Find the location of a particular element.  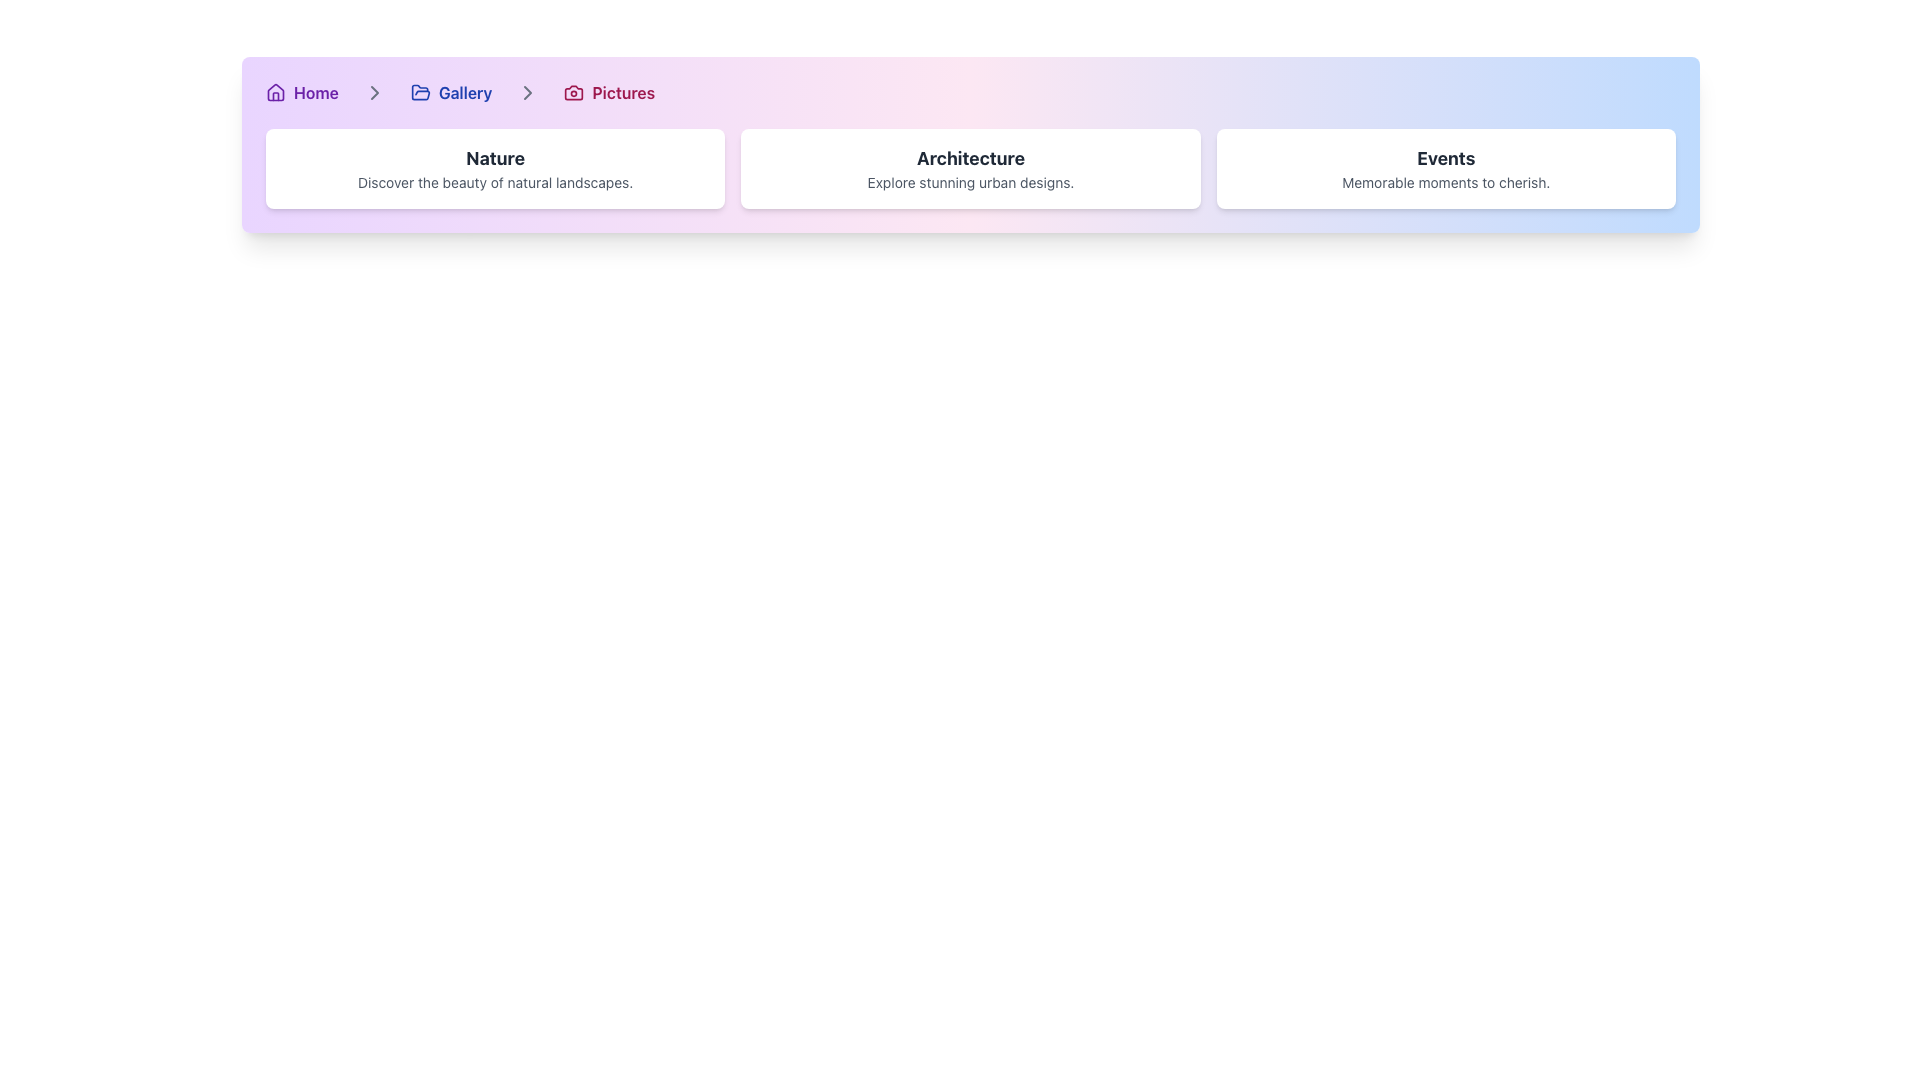

the bold, large-sized static text reading 'Events' which is styled in dark gray color and located at the top of a rounded rectangular card is located at coordinates (1446, 157).